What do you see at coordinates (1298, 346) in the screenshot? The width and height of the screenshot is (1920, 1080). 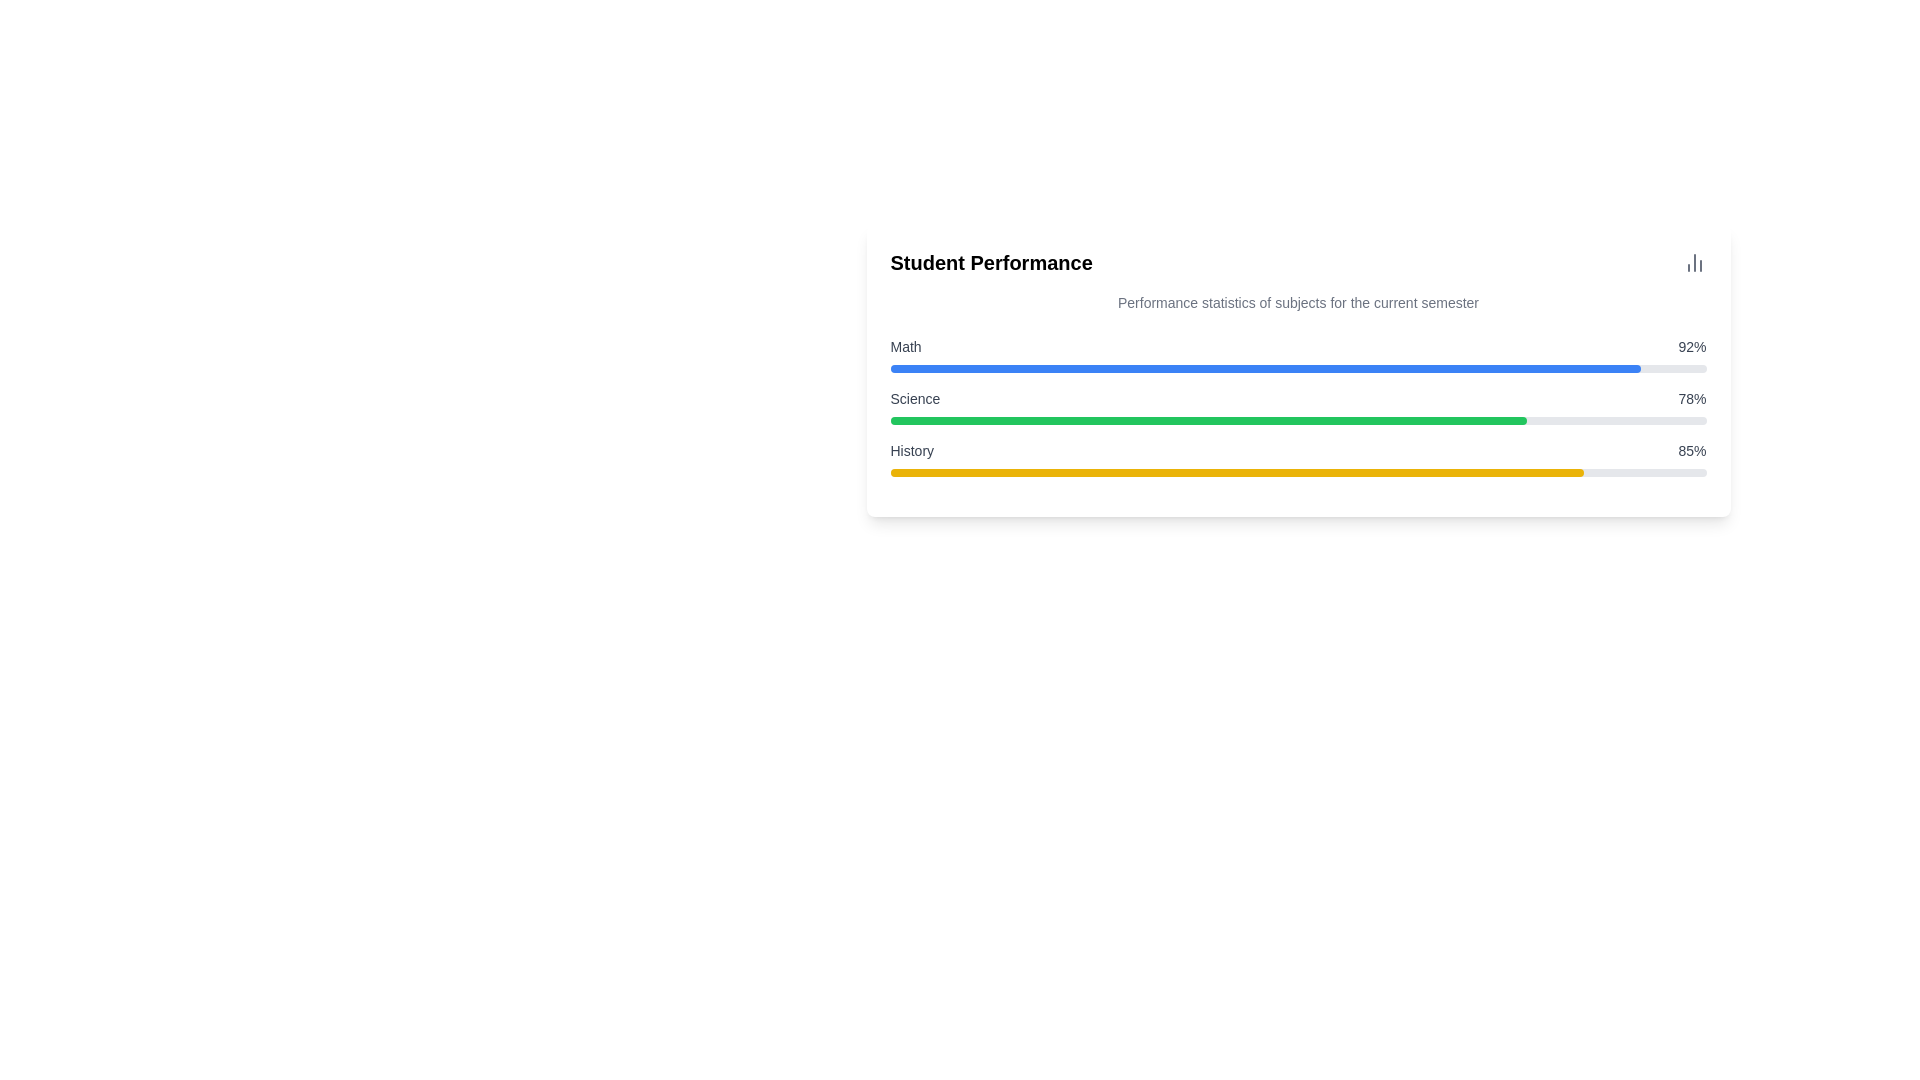 I see `displayed statistic from the Statistical display component showing 'Math' and '92%' at the top of the vertical list` at bounding box center [1298, 346].